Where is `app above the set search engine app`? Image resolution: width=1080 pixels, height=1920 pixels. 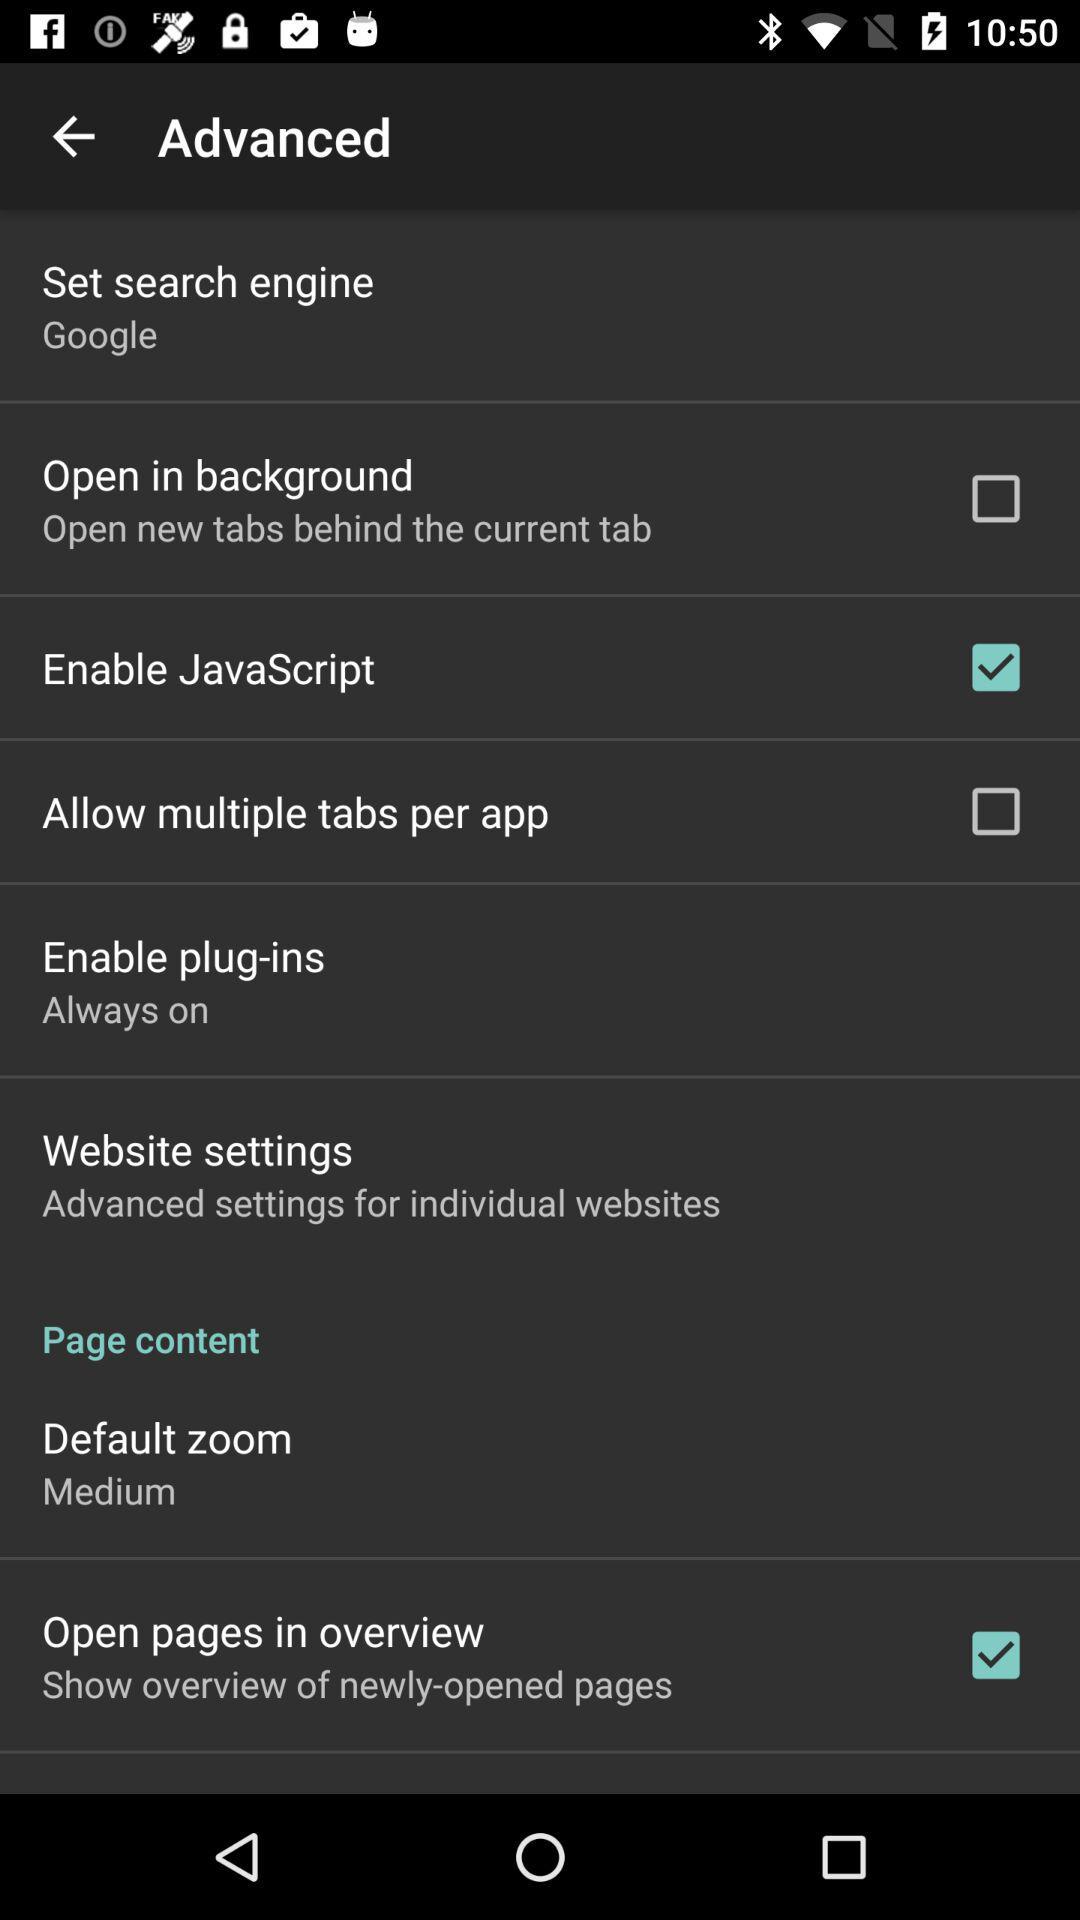
app above the set search engine app is located at coordinates (72, 135).